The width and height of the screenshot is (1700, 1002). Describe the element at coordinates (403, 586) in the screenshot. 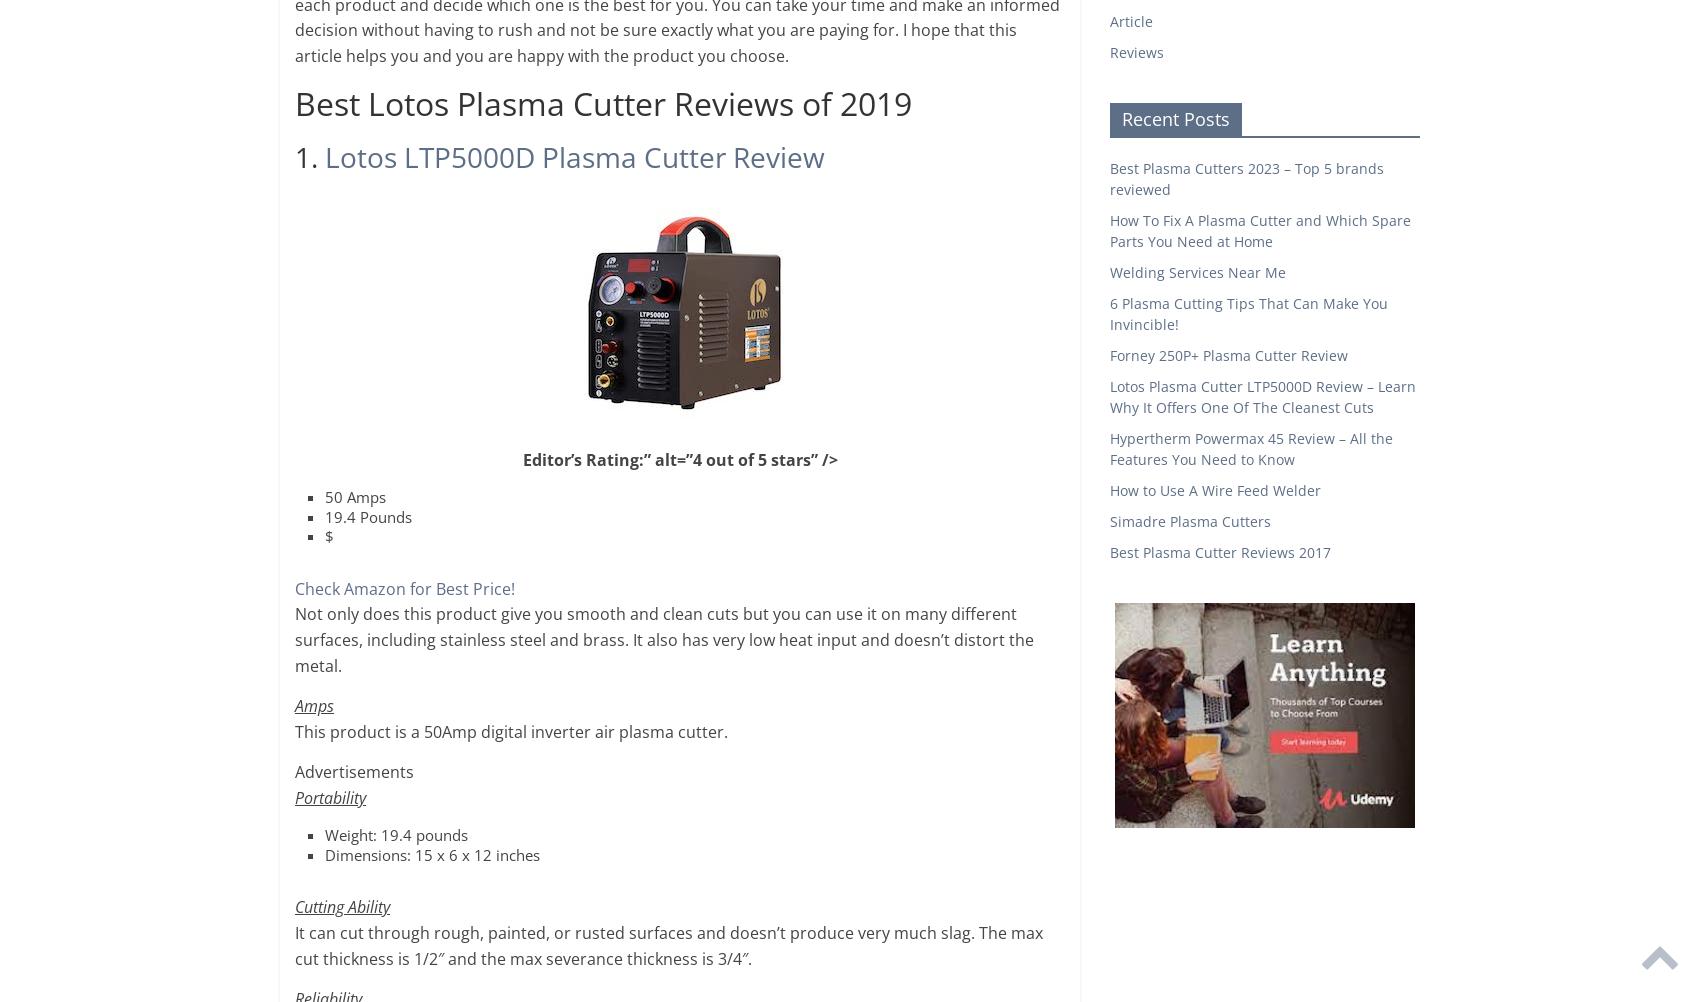

I see `'Check Amazon for Best Price!'` at that location.